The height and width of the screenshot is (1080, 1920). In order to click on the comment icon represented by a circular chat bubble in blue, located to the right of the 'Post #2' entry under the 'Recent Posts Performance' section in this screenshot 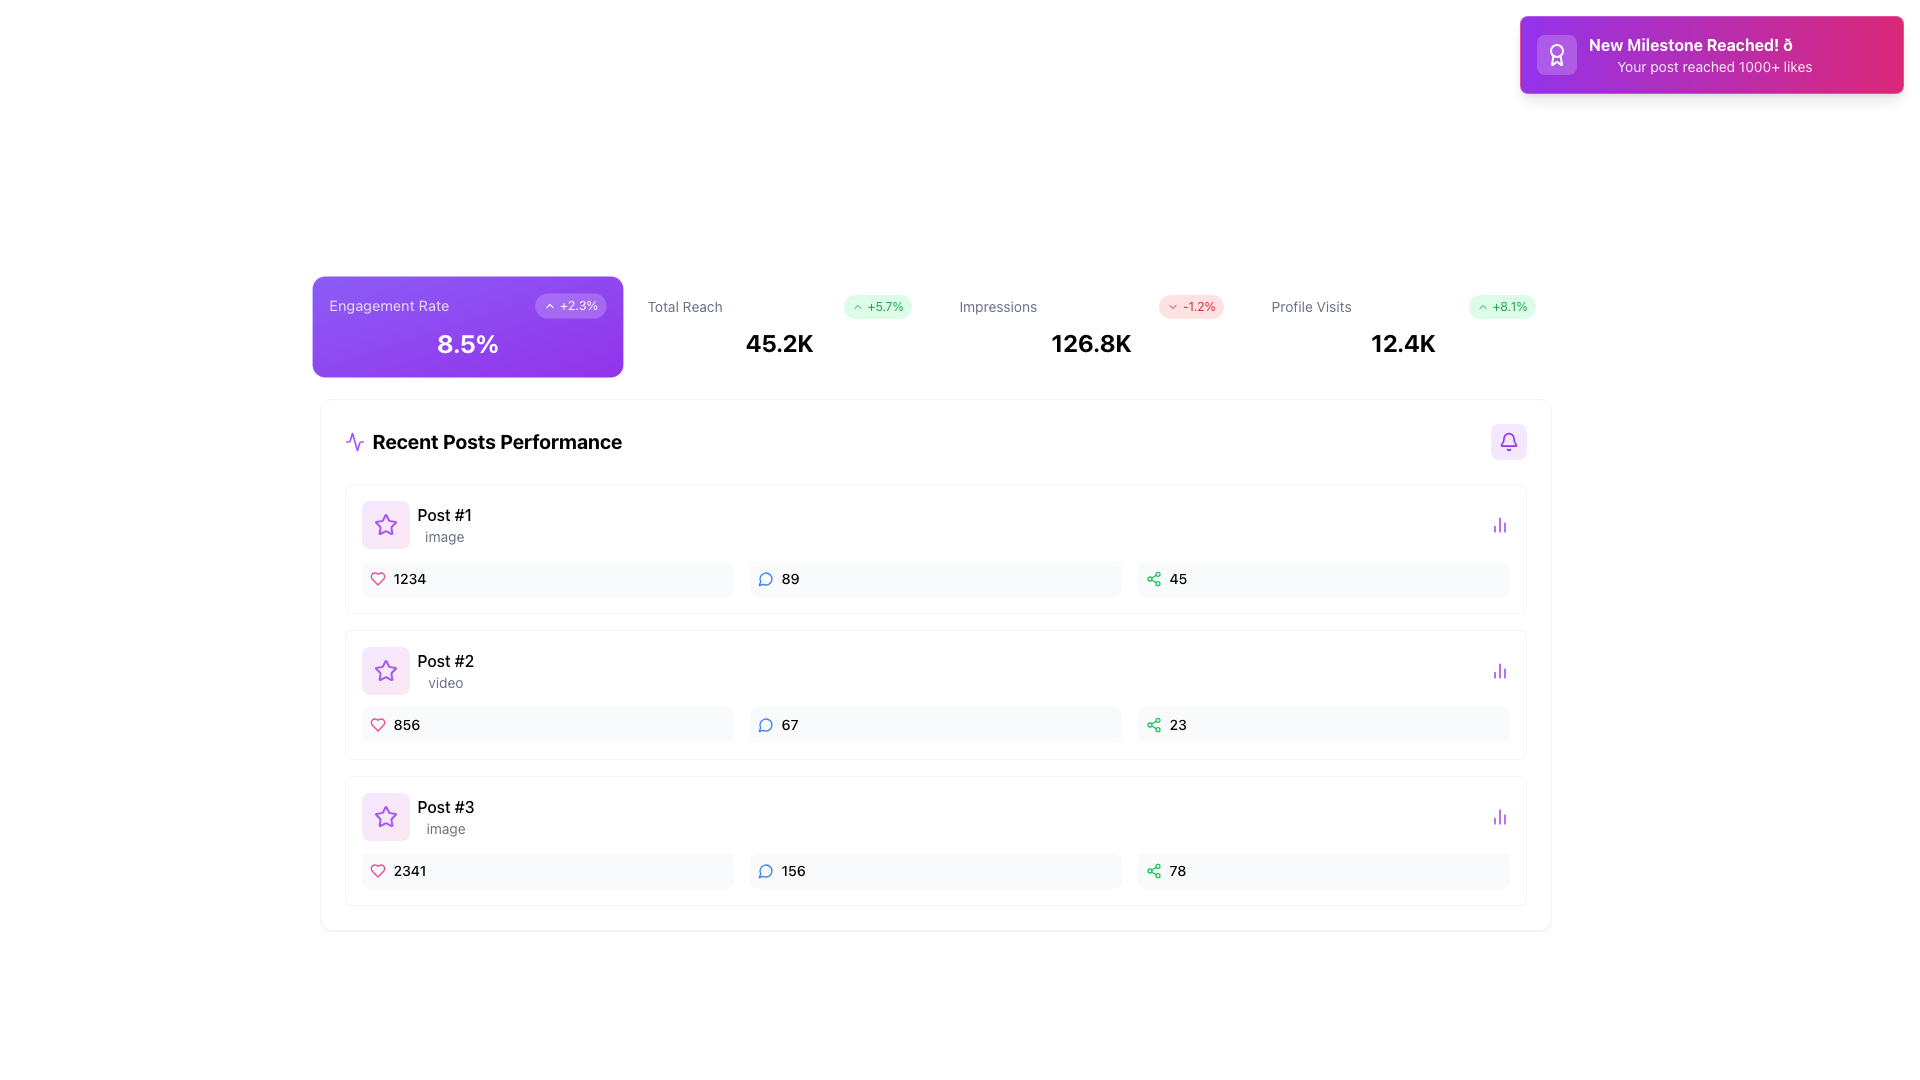, I will do `click(764, 579)`.